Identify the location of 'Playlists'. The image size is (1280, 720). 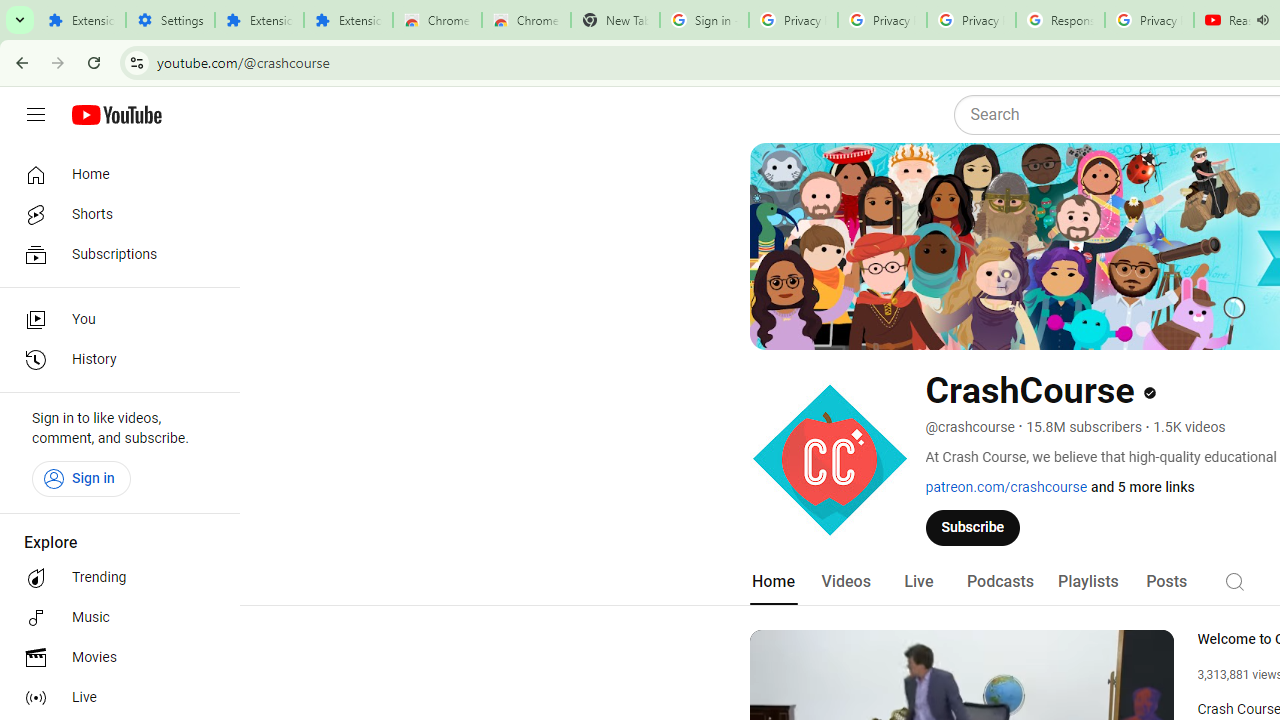
(1087, 581).